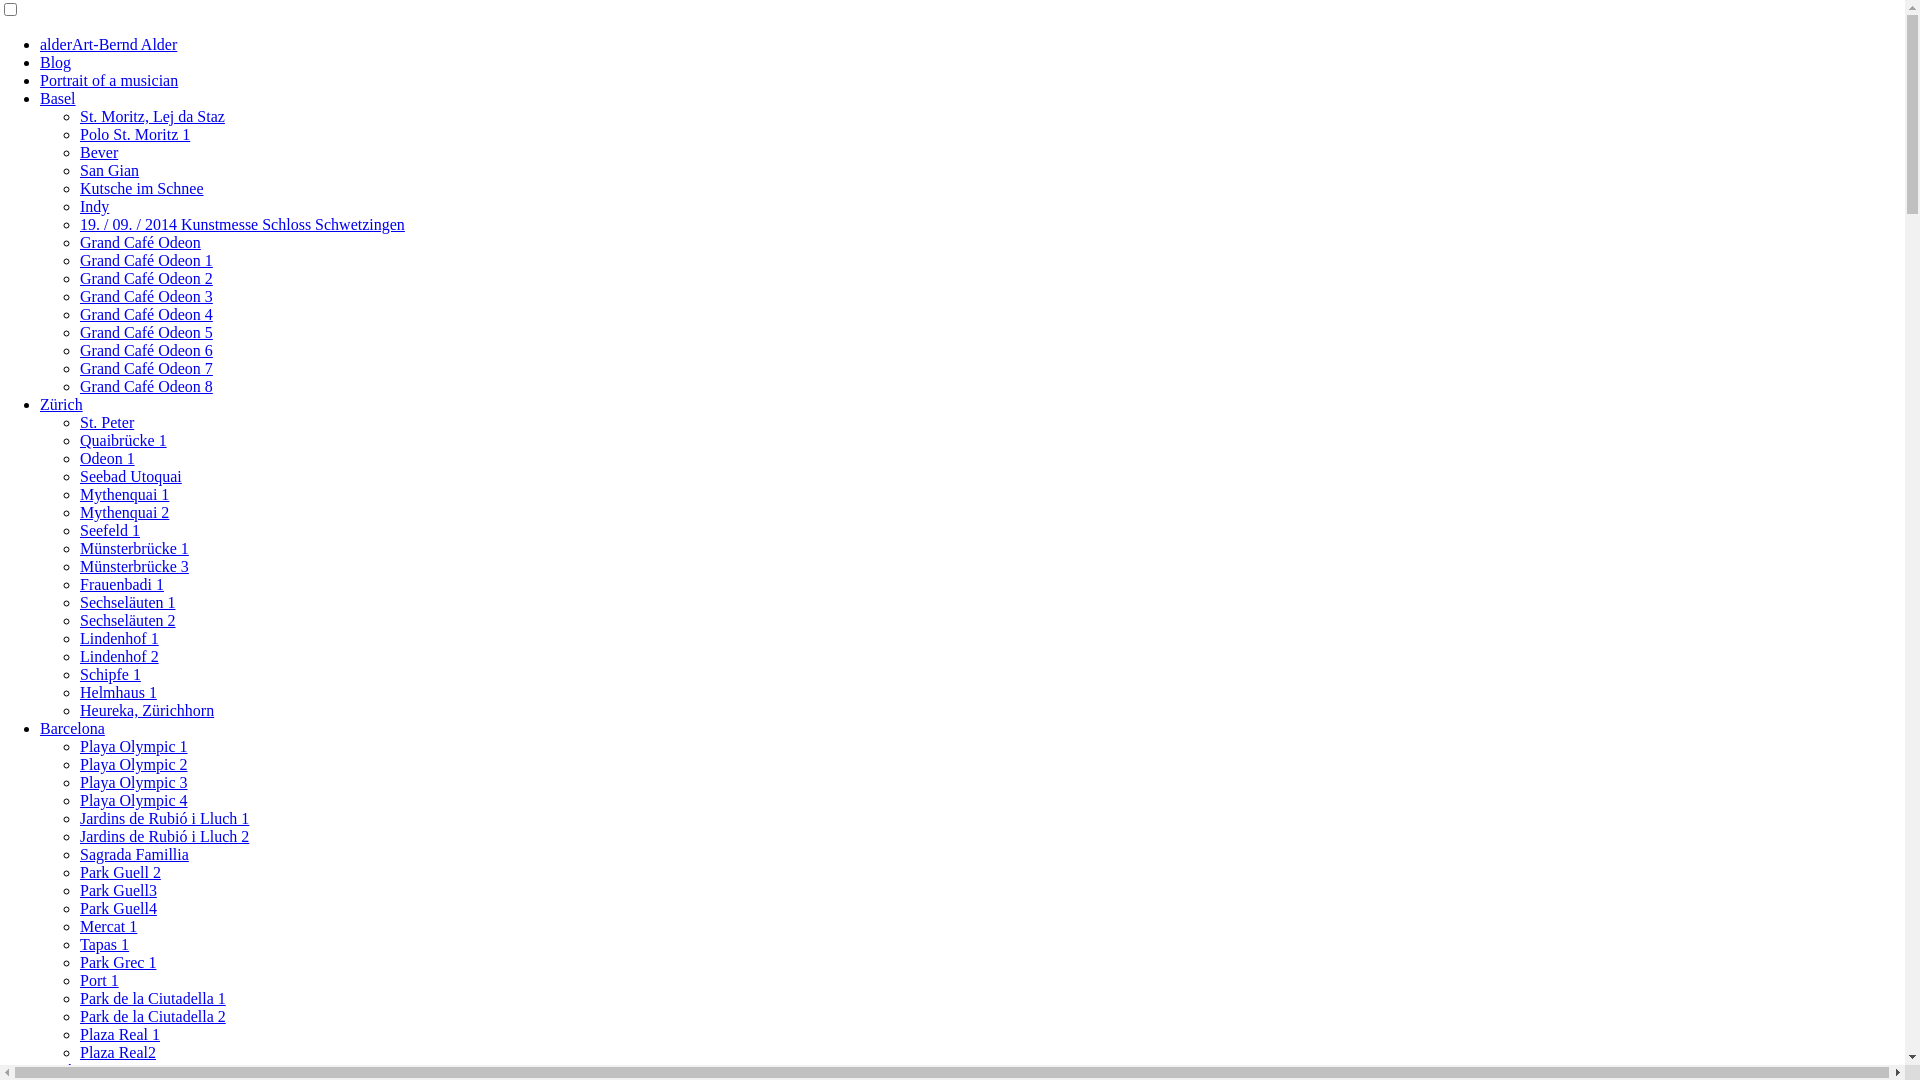  What do you see at coordinates (80, 908) in the screenshot?
I see `'Park Guell4'` at bounding box center [80, 908].